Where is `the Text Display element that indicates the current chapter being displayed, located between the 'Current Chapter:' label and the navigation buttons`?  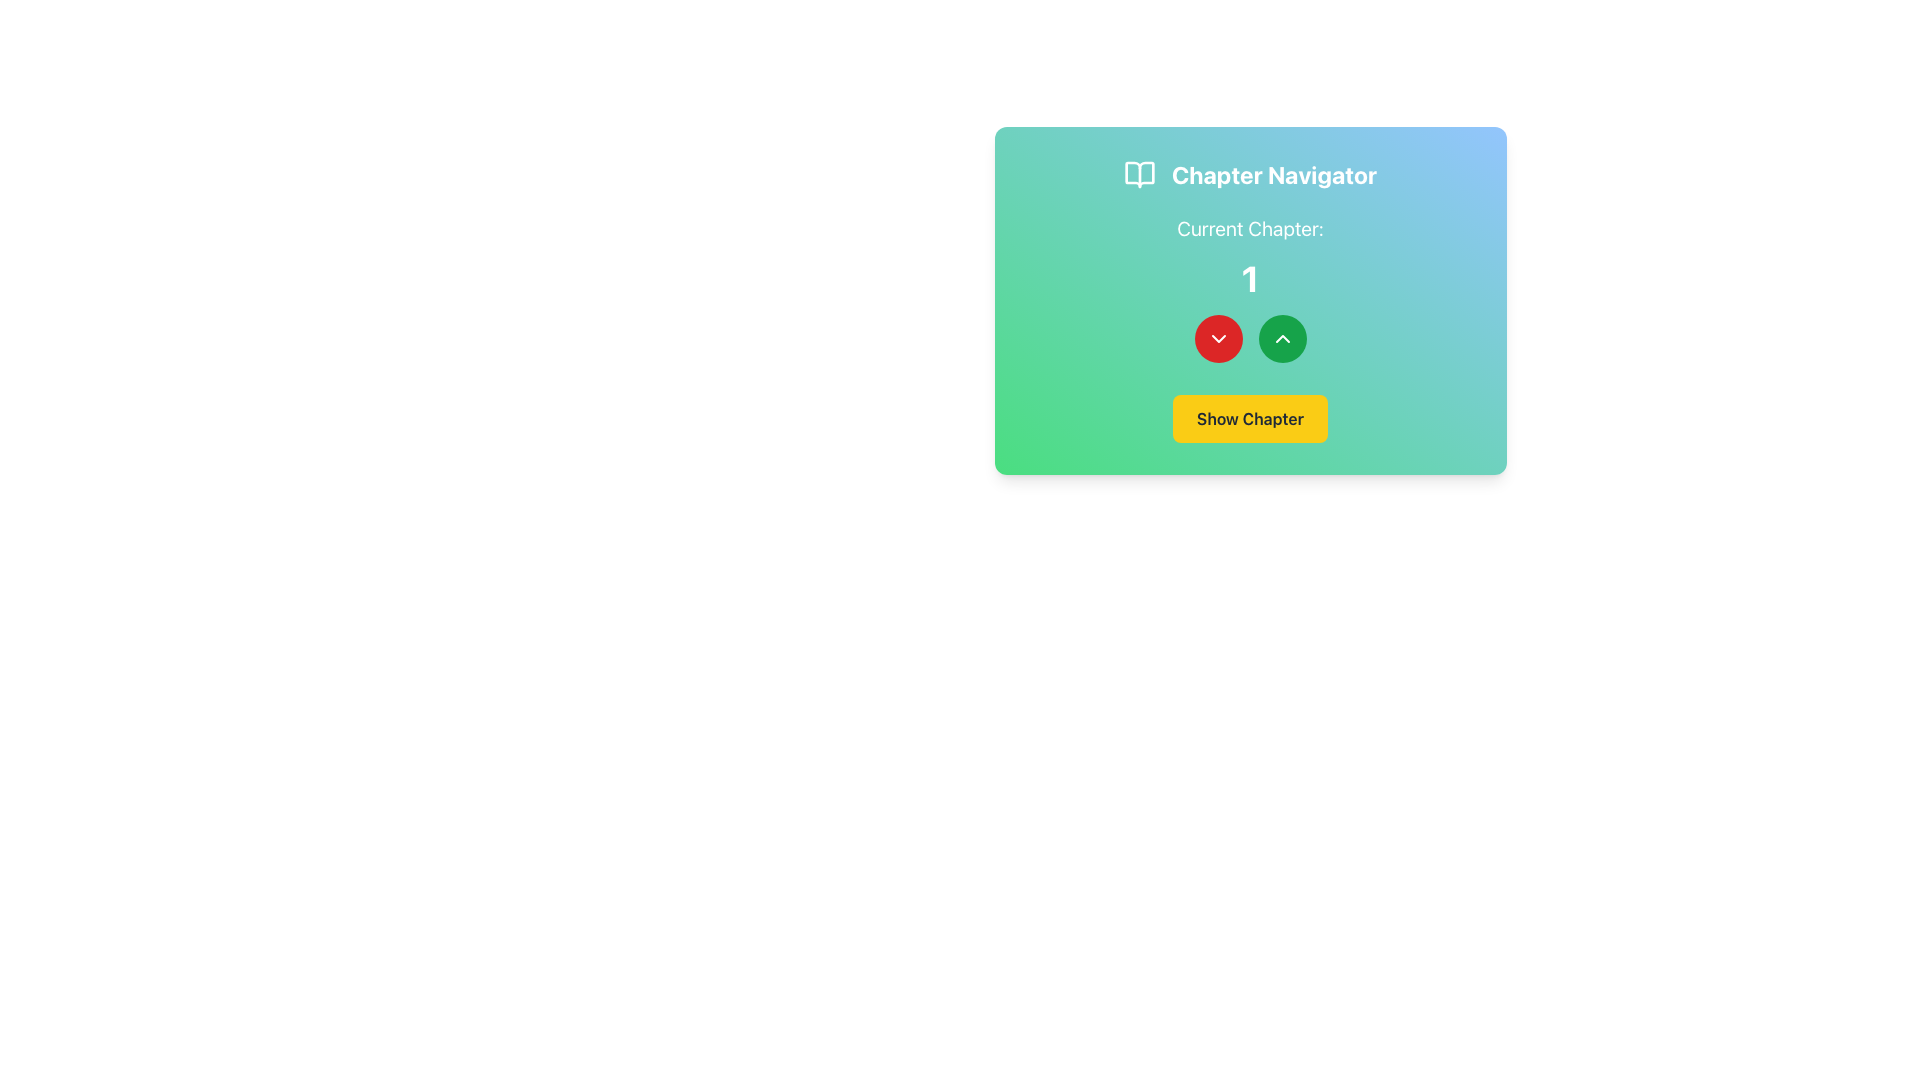
the Text Display element that indicates the current chapter being displayed, located between the 'Current Chapter:' label and the navigation buttons is located at coordinates (1249, 278).